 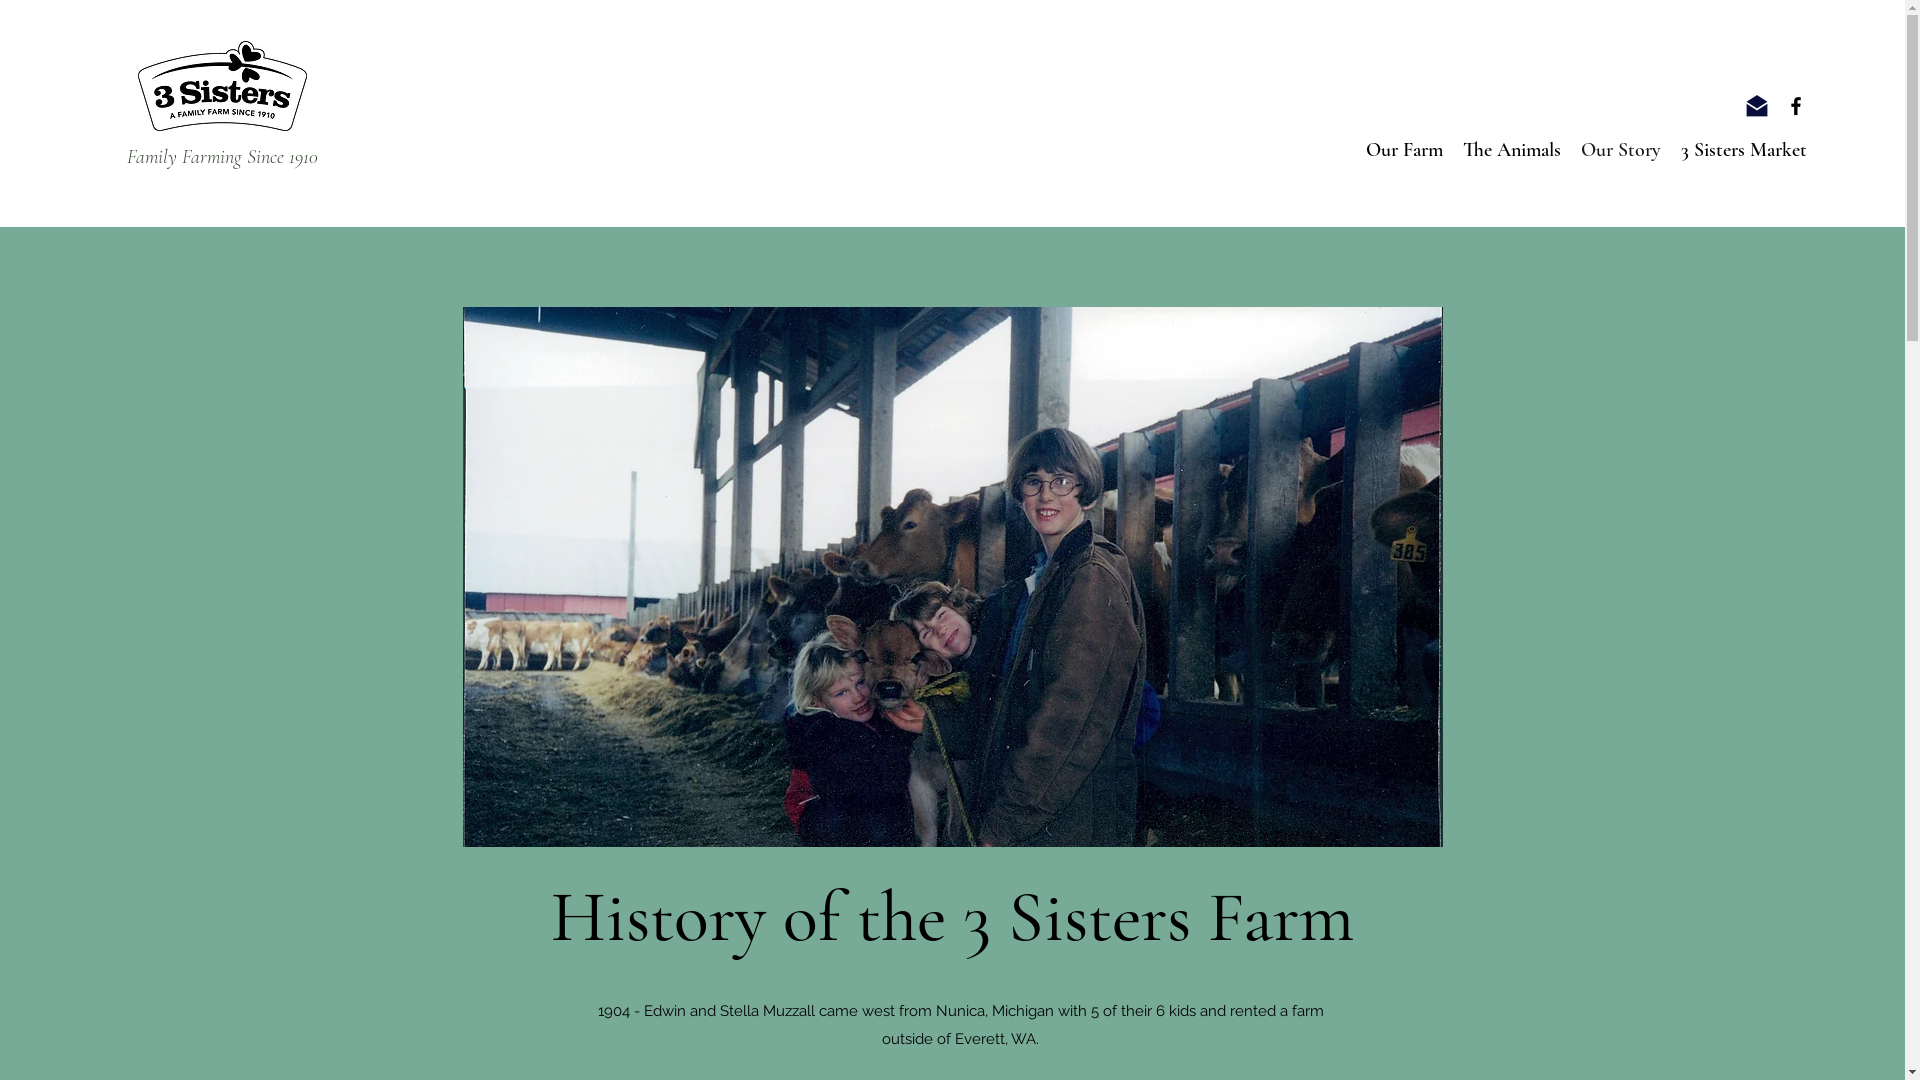 What do you see at coordinates (1670, 149) in the screenshot?
I see `'3 Sisters Market'` at bounding box center [1670, 149].